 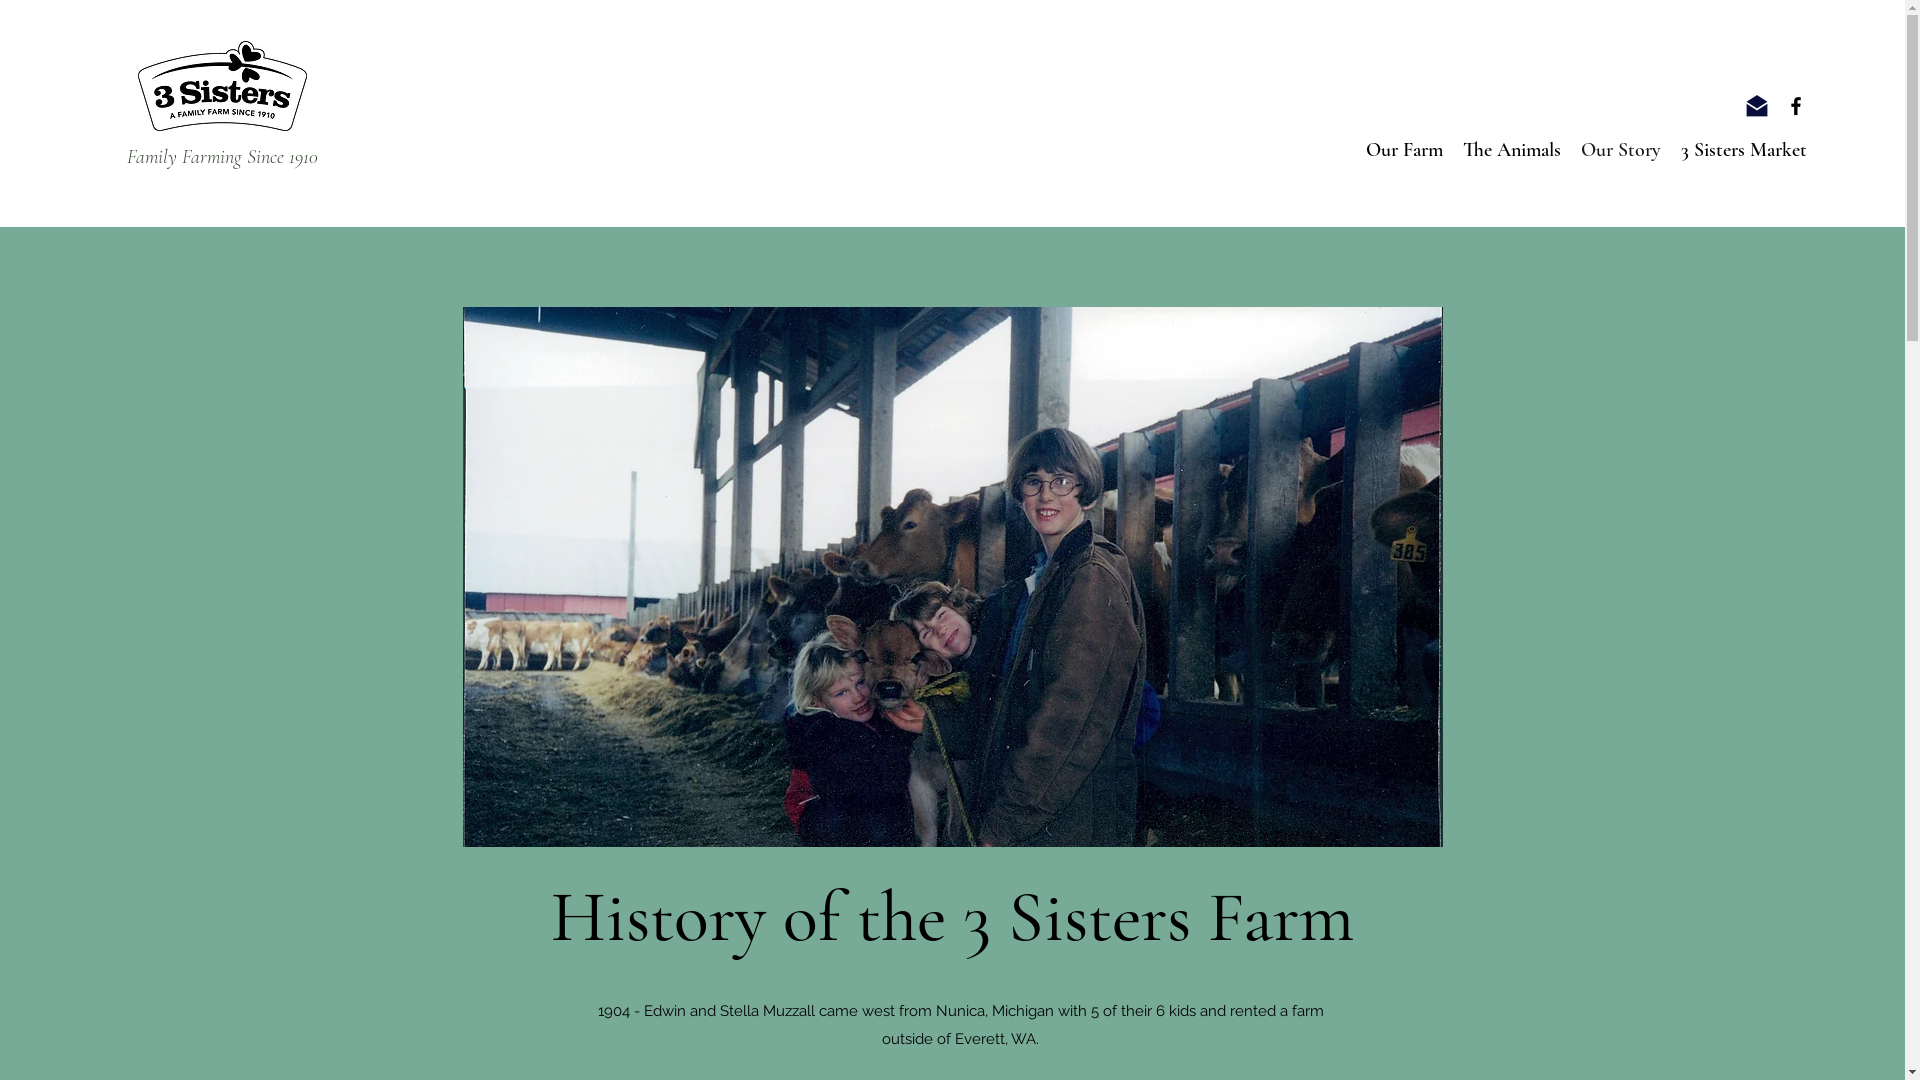 What do you see at coordinates (1670, 149) in the screenshot?
I see `'3 Sisters Market'` at bounding box center [1670, 149].